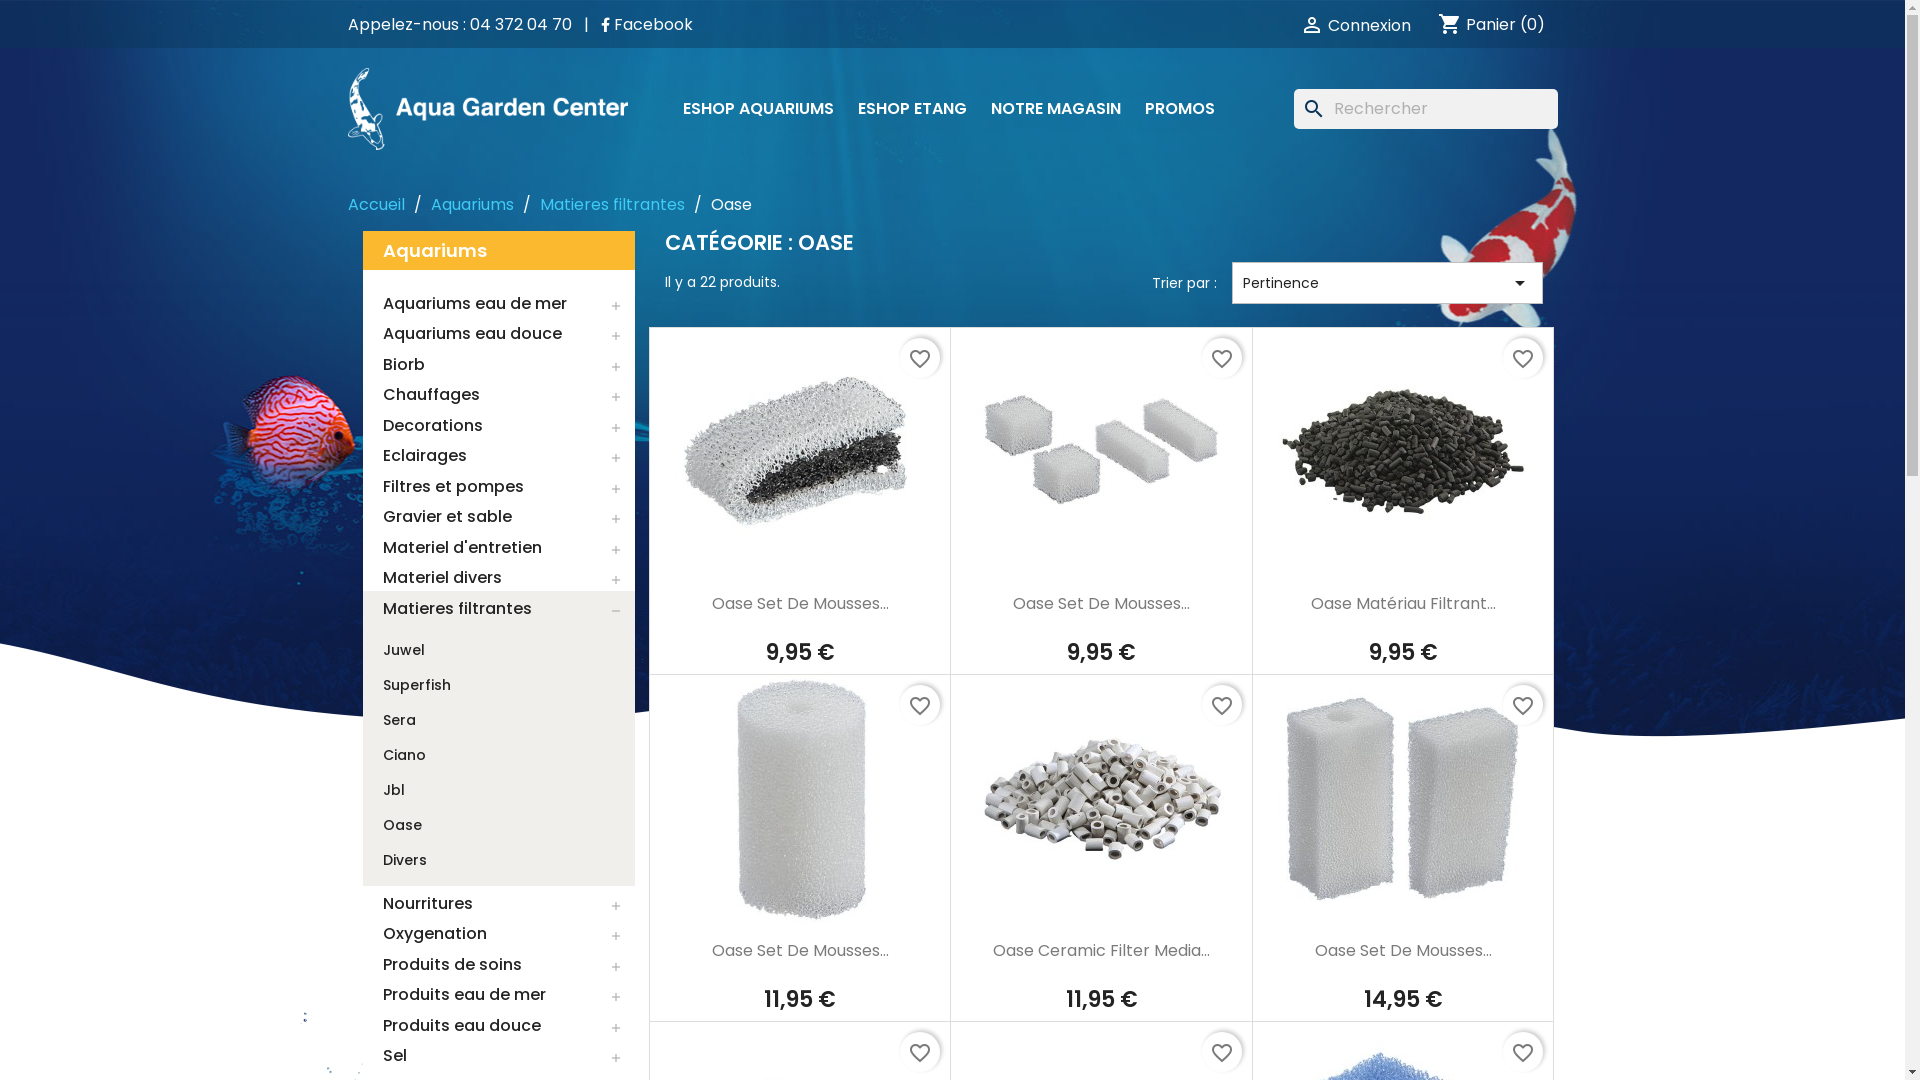 This screenshot has width=1920, height=1080. Describe the element at coordinates (498, 547) in the screenshot. I see `'Materiel d'entretien'` at that location.